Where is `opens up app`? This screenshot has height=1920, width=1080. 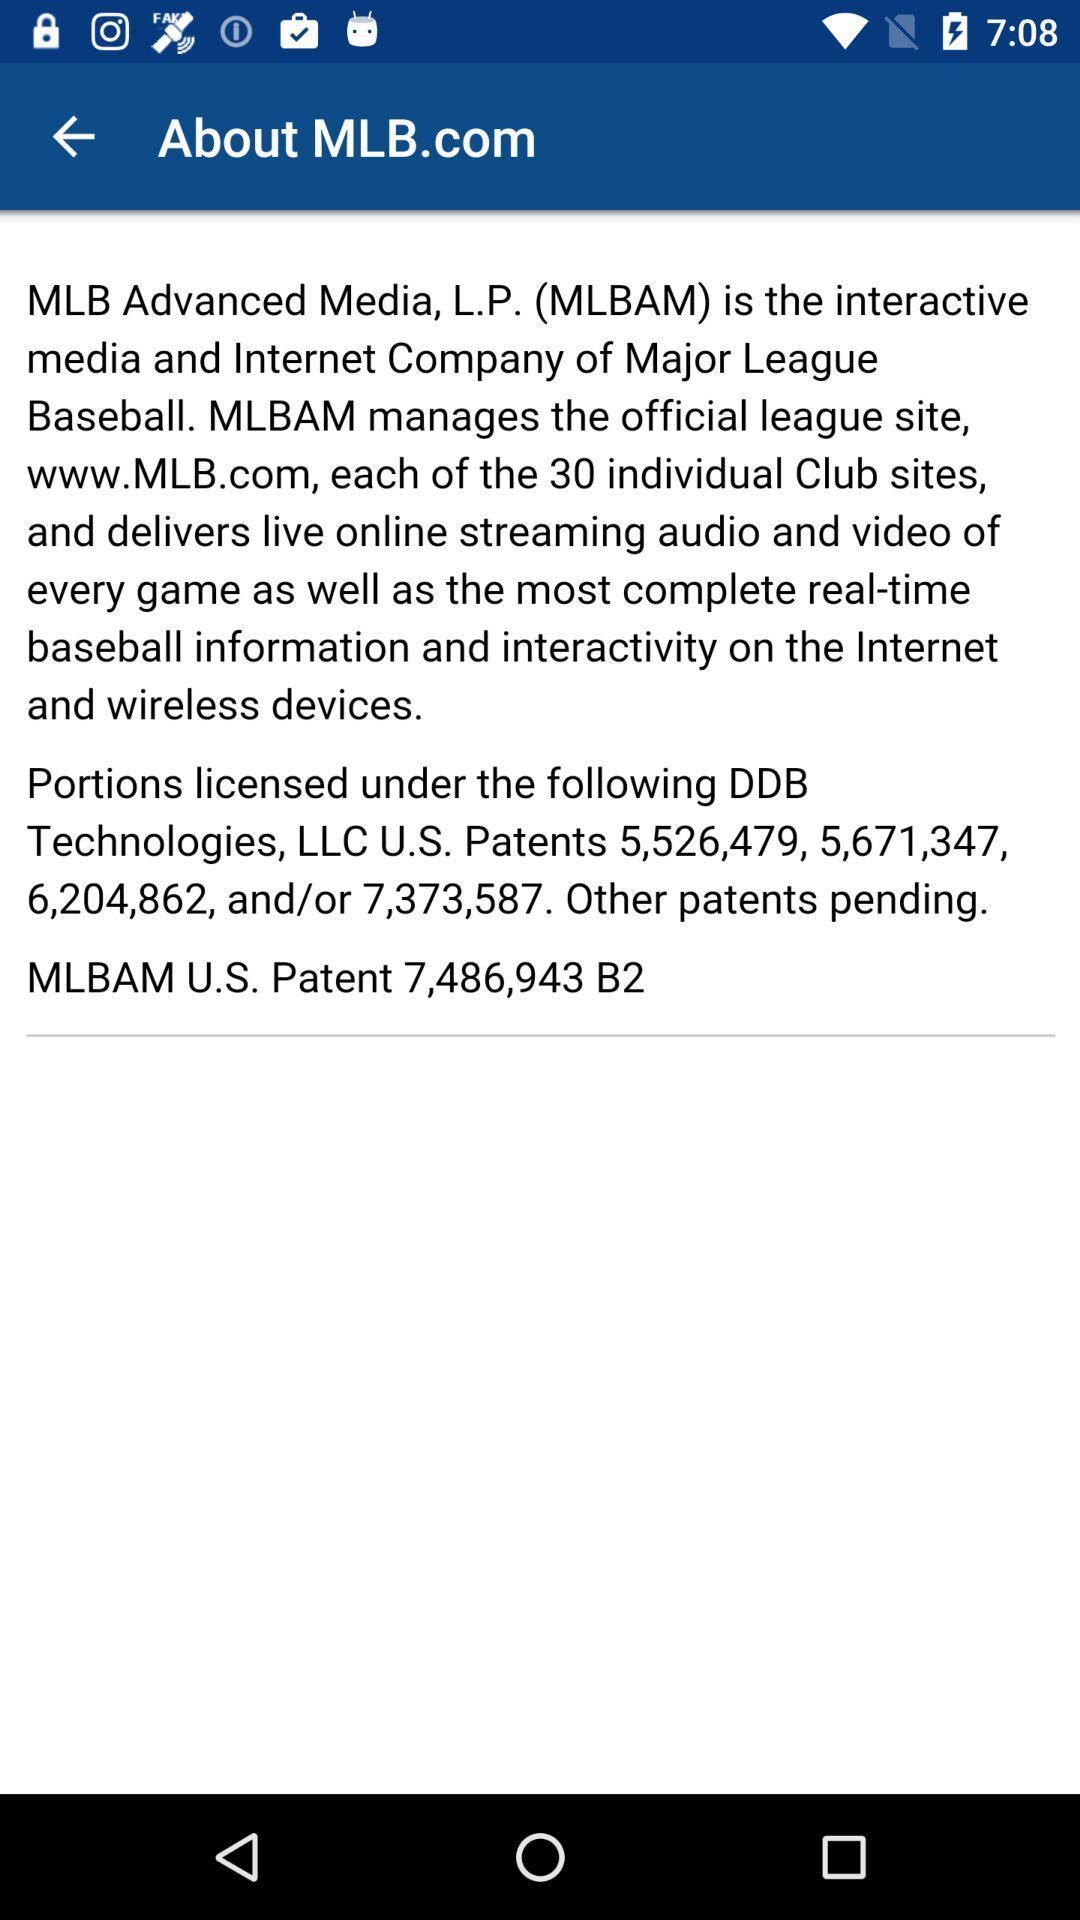
opens up app is located at coordinates (540, 1002).